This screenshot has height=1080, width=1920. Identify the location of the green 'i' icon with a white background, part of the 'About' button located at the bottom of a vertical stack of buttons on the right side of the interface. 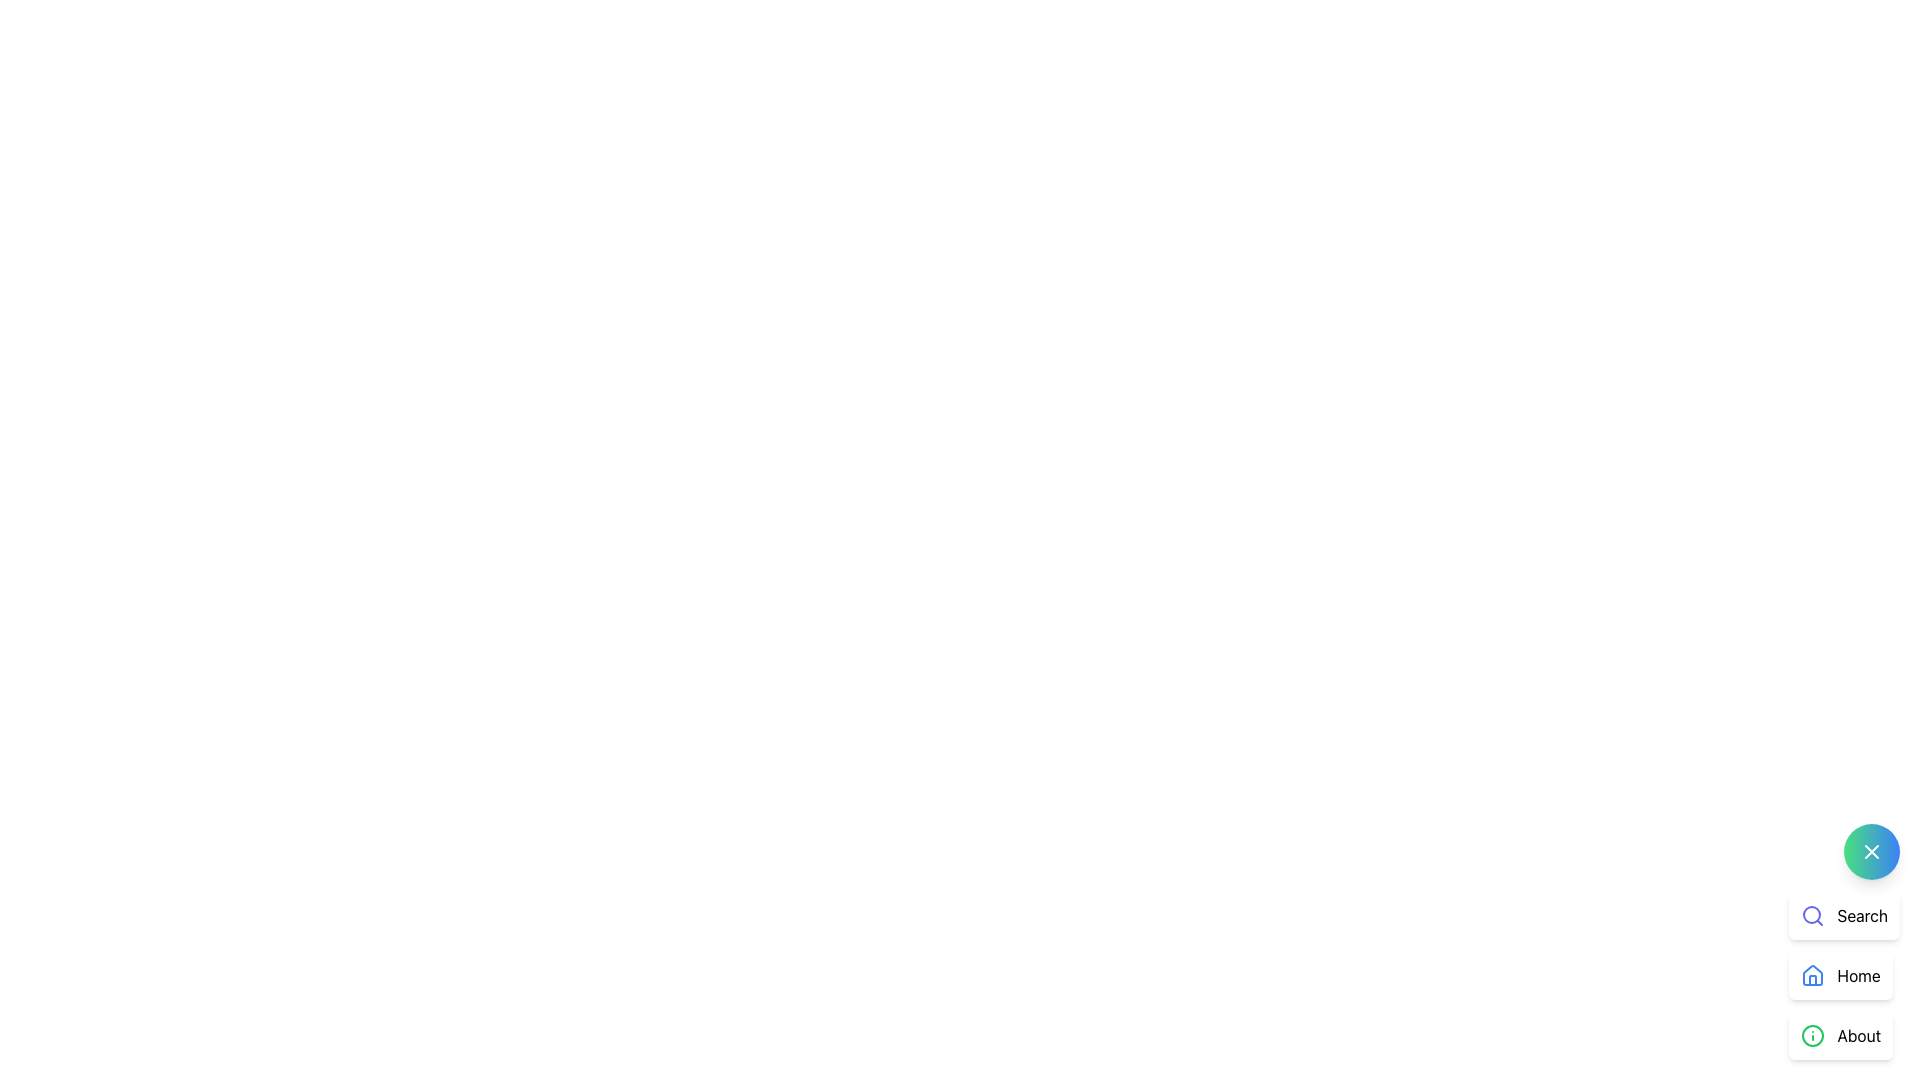
(1813, 1035).